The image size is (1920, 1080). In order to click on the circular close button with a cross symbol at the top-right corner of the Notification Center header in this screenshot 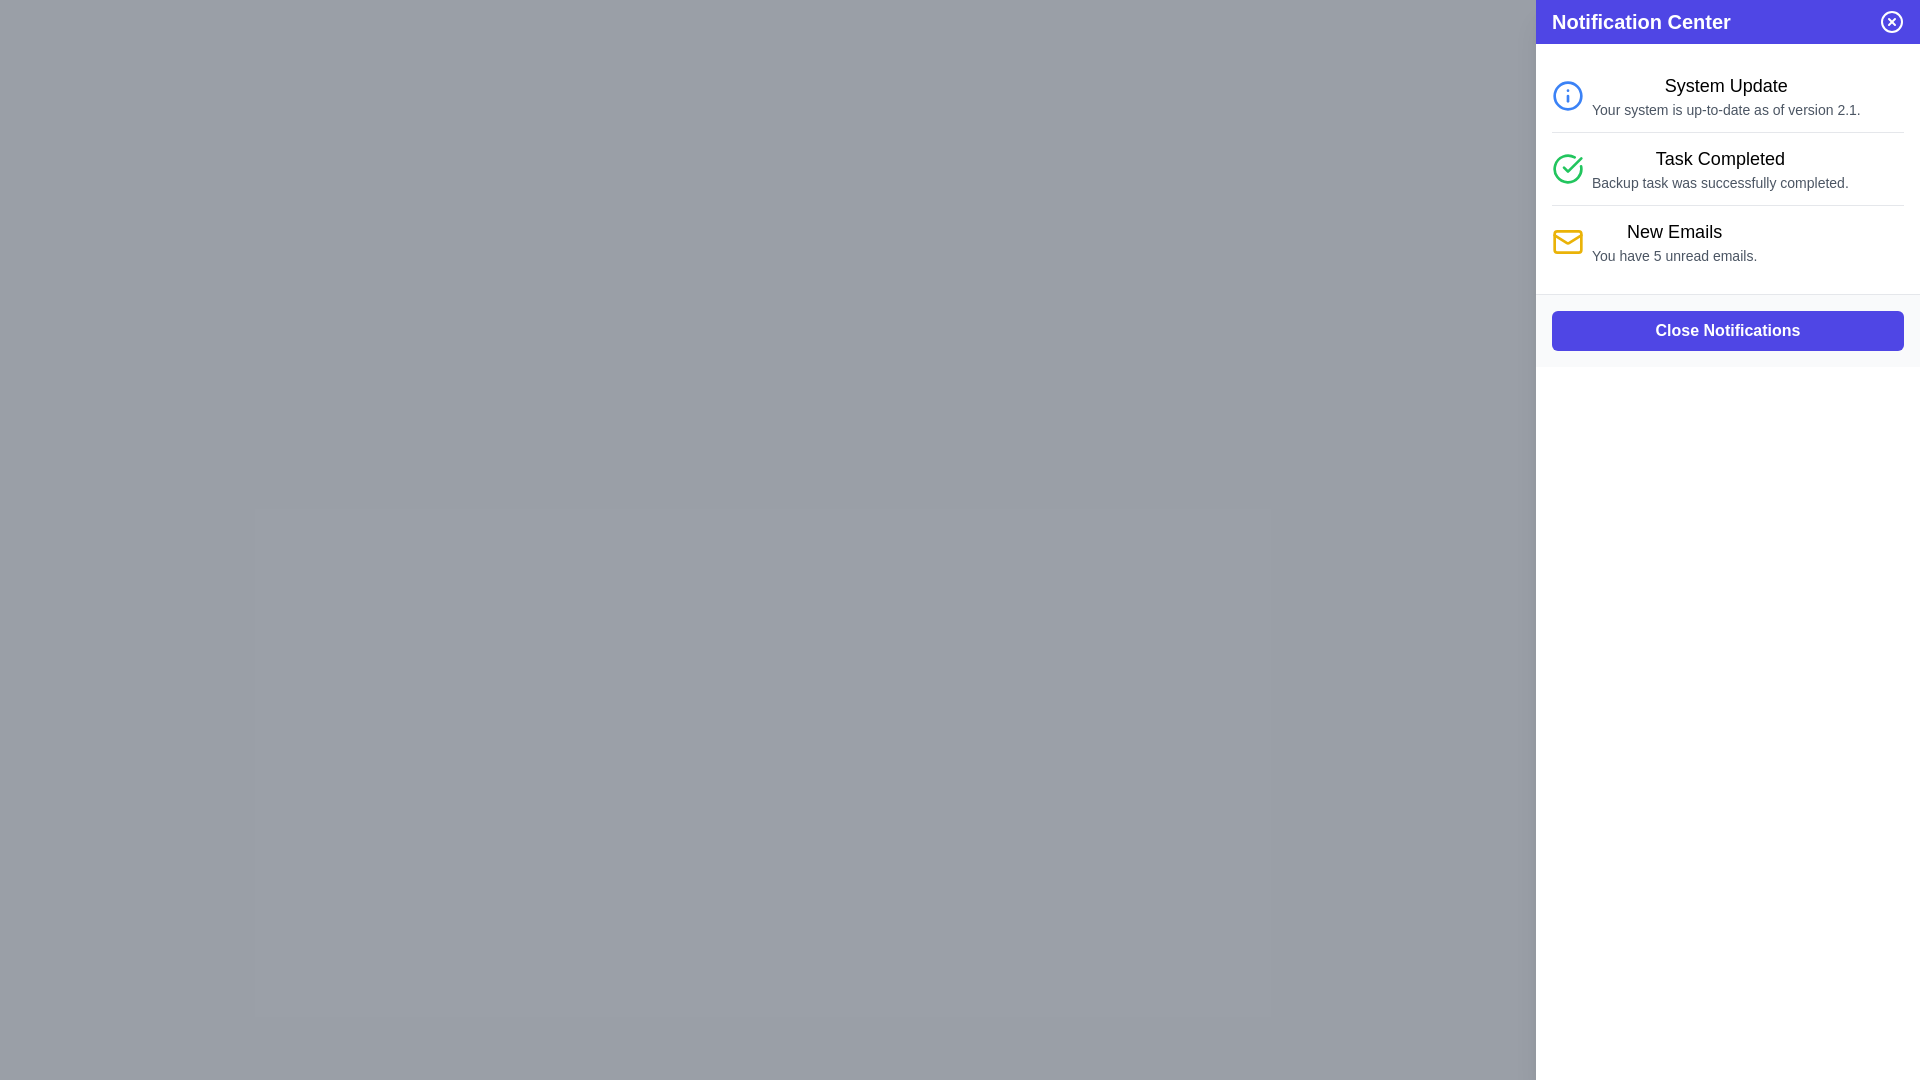, I will do `click(1890, 22)`.